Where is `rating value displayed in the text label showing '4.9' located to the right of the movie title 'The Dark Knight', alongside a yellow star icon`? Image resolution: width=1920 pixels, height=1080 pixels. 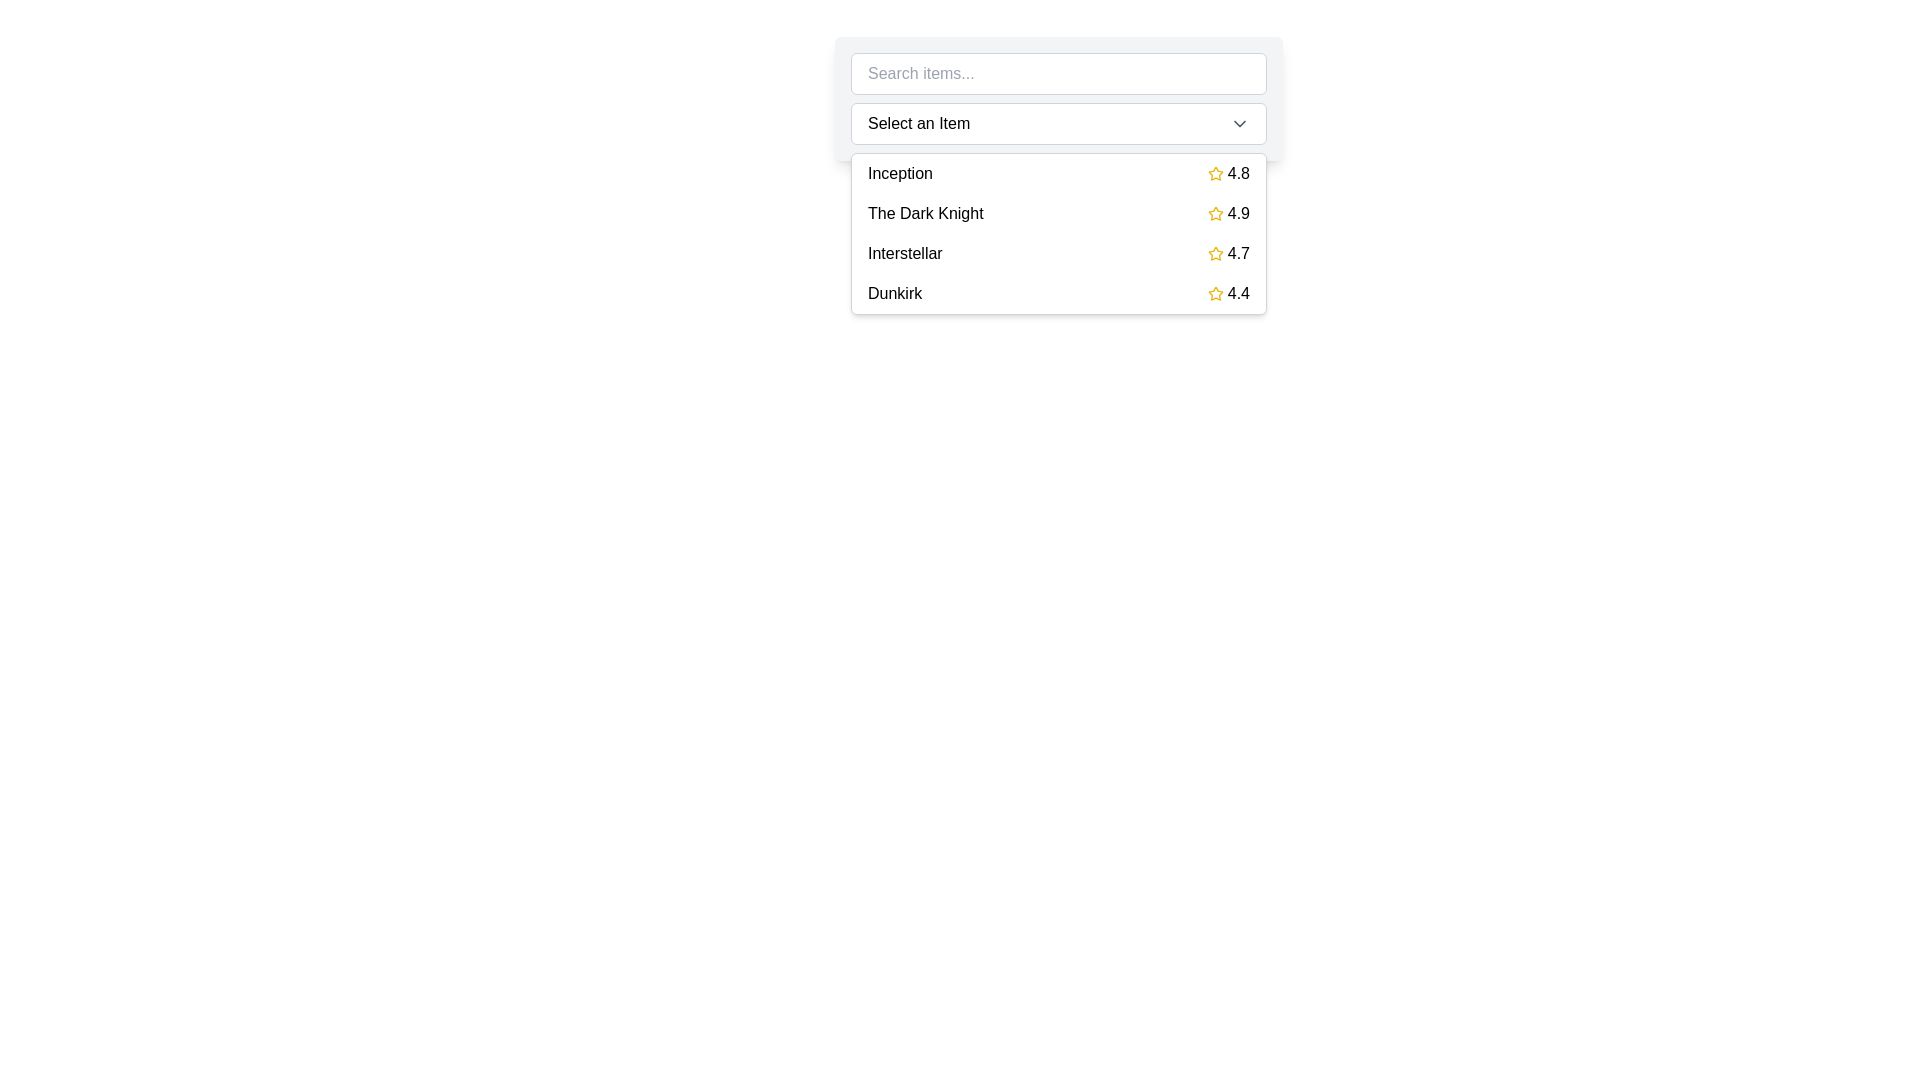
rating value displayed in the text label showing '4.9' located to the right of the movie title 'The Dark Knight', alongside a yellow star icon is located at coordinates (1227, 213).